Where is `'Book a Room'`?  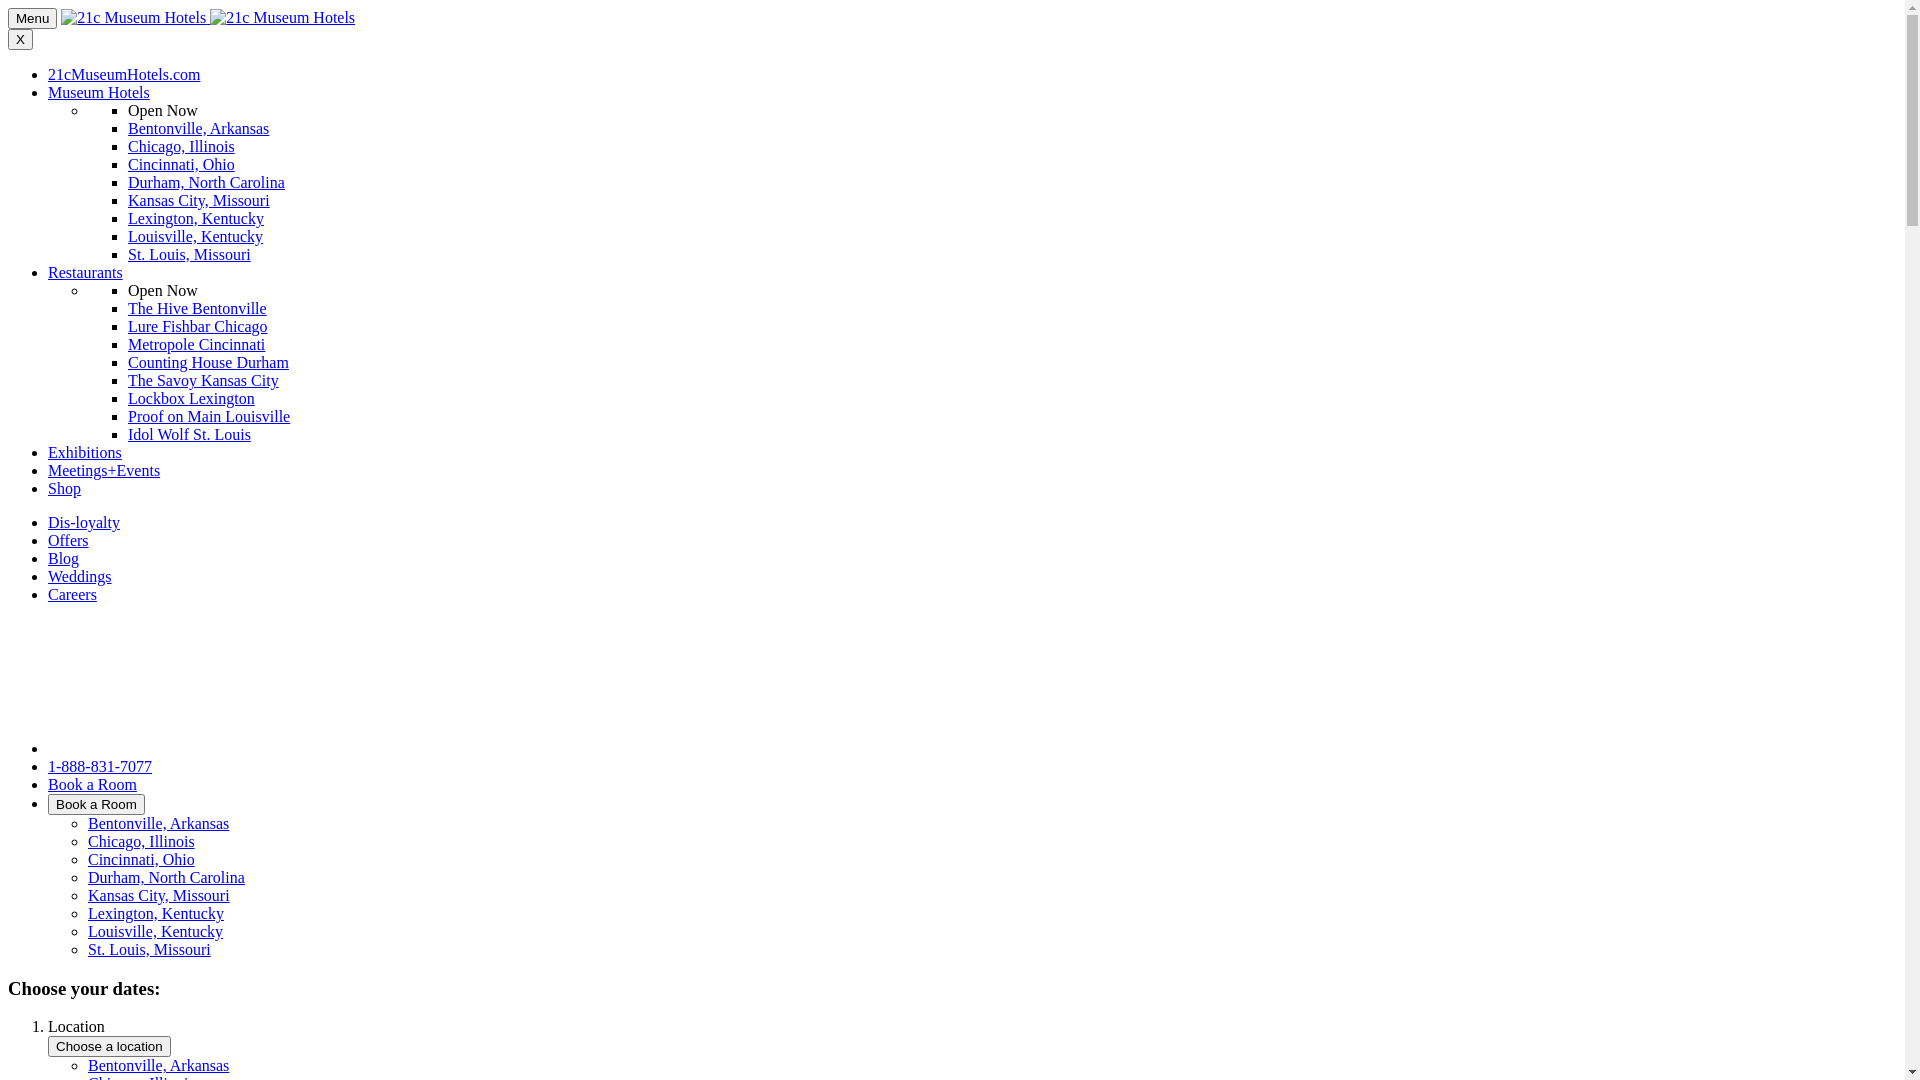 'Book a Room' is located at coordinates (95, 803).